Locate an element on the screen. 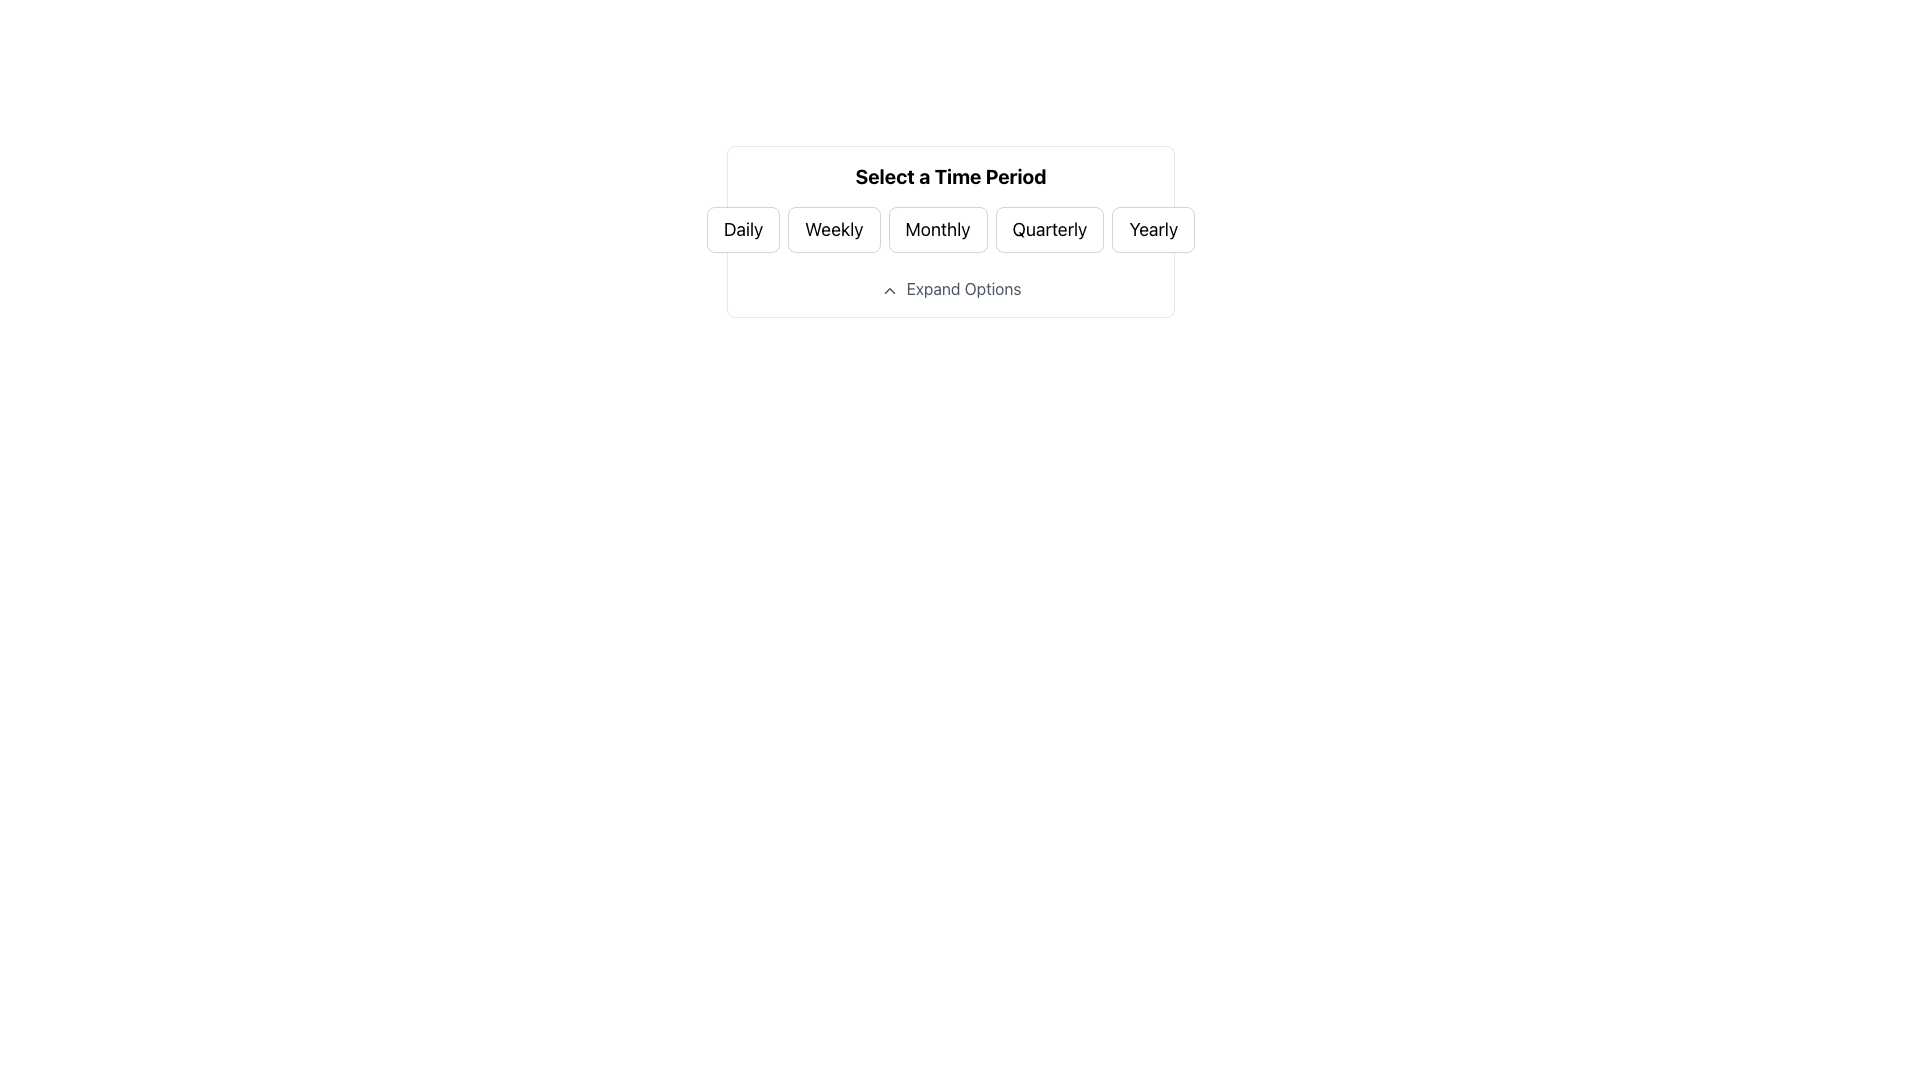 The width and height of the screenshot is (1920, 1080). the 'Weekly' time period selection button, which is the second button in a horizontally aligned group of buttons below the 'Select a Time Period' heading is located at coordinates (834, 229).